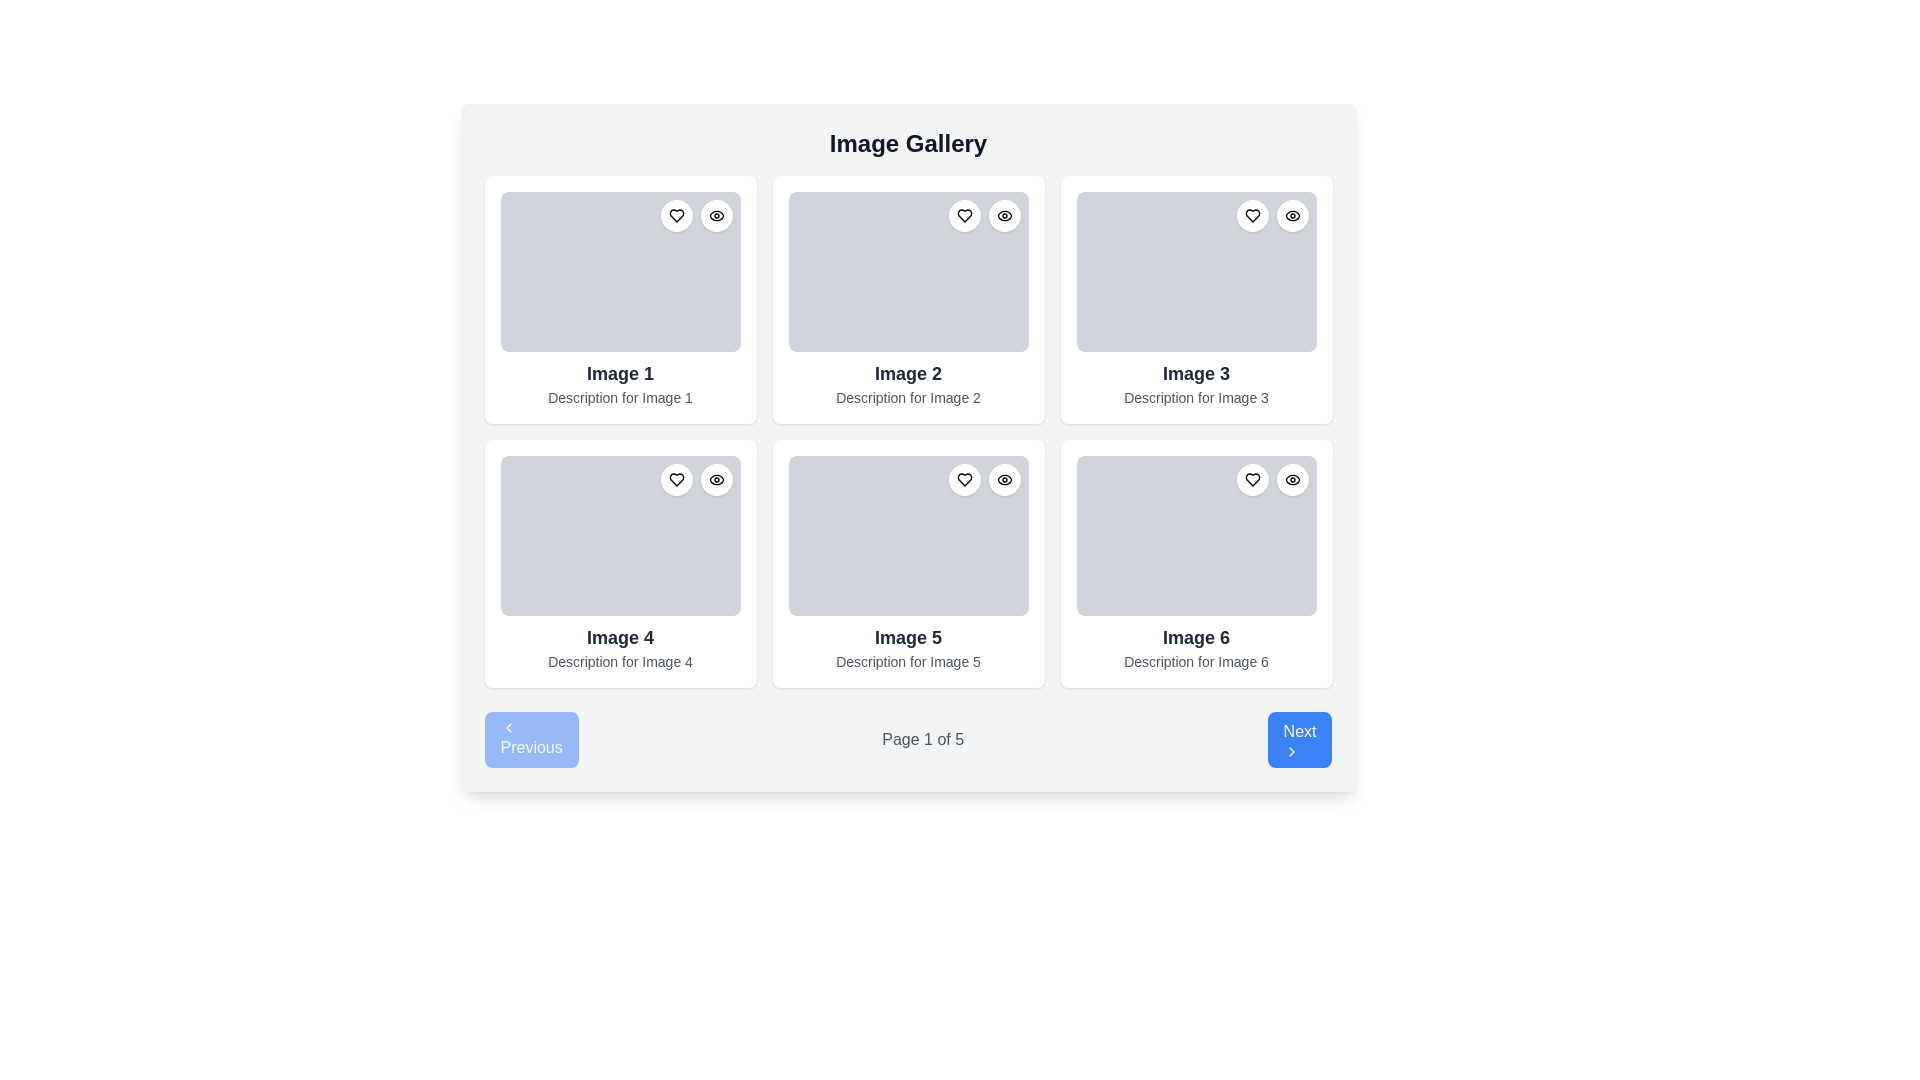 This screenshot has width=1920, height=1080. Describe the element at coordinates (1251, 216) in the screenshot. I see `the heart icon located in the top-right corner of the image block labeled 'Image 3' to mark it as a favorite` at that location.